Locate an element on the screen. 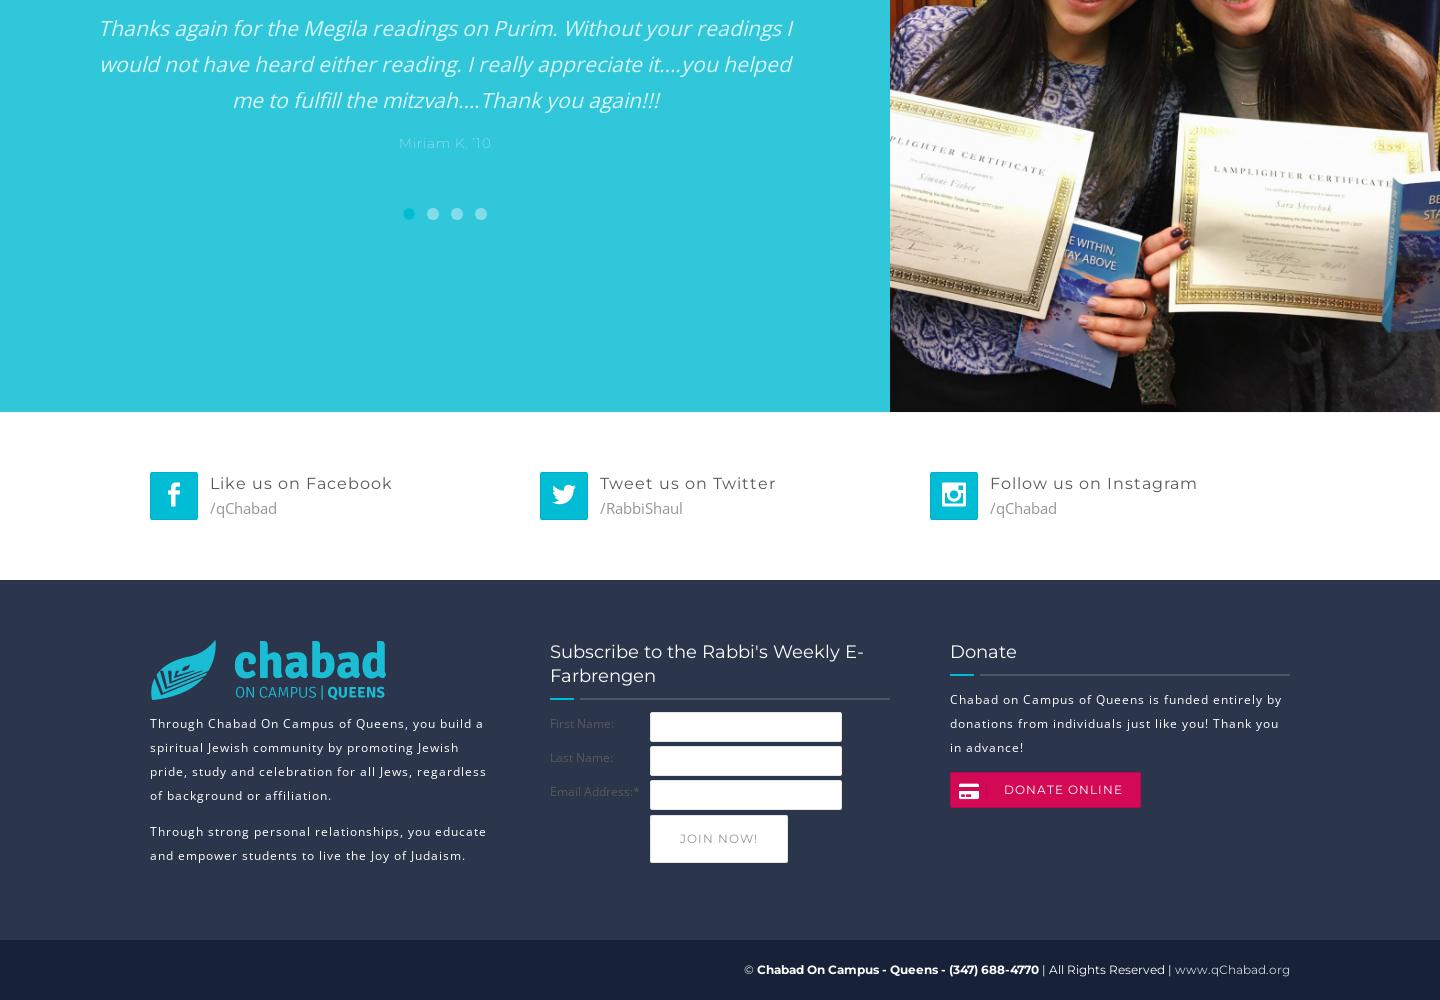  'Last Name:' is located at coordinates (581, 757).